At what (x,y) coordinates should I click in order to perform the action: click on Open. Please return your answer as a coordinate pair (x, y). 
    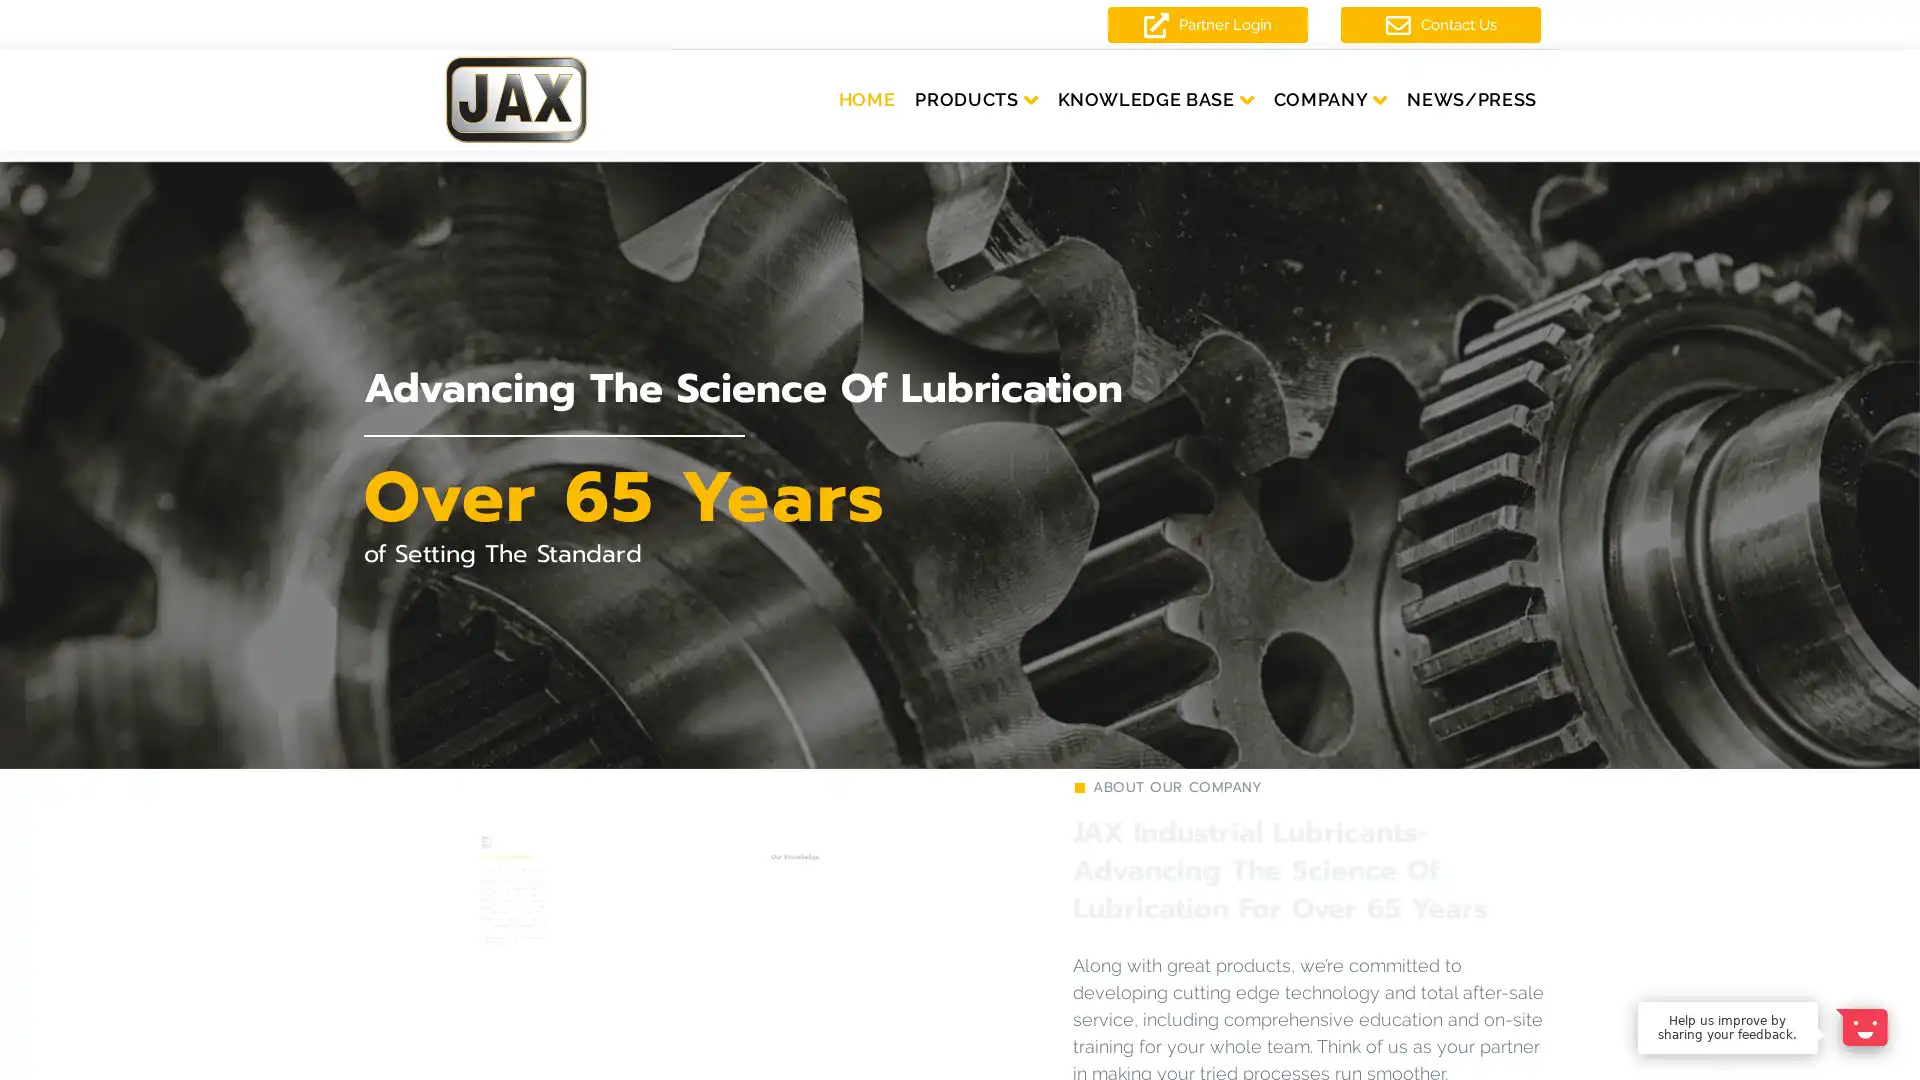
    Looking at the image, I should click on (1860, 1026).